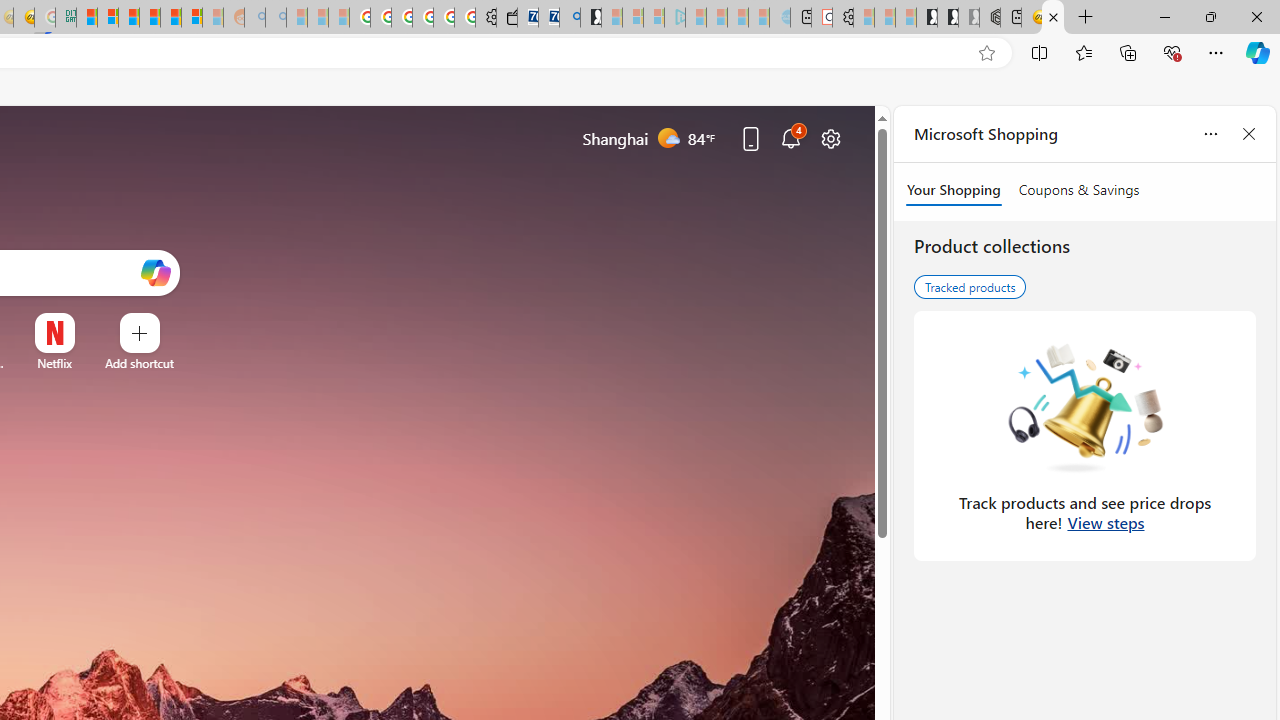 The width and height of the screenshot is (1280, 720). What do you see at coordinates (925, 17) in the screenshot?
I see `'Play Free Online Games | Games from Microsoft Start'` at bounding box center [925, 17].